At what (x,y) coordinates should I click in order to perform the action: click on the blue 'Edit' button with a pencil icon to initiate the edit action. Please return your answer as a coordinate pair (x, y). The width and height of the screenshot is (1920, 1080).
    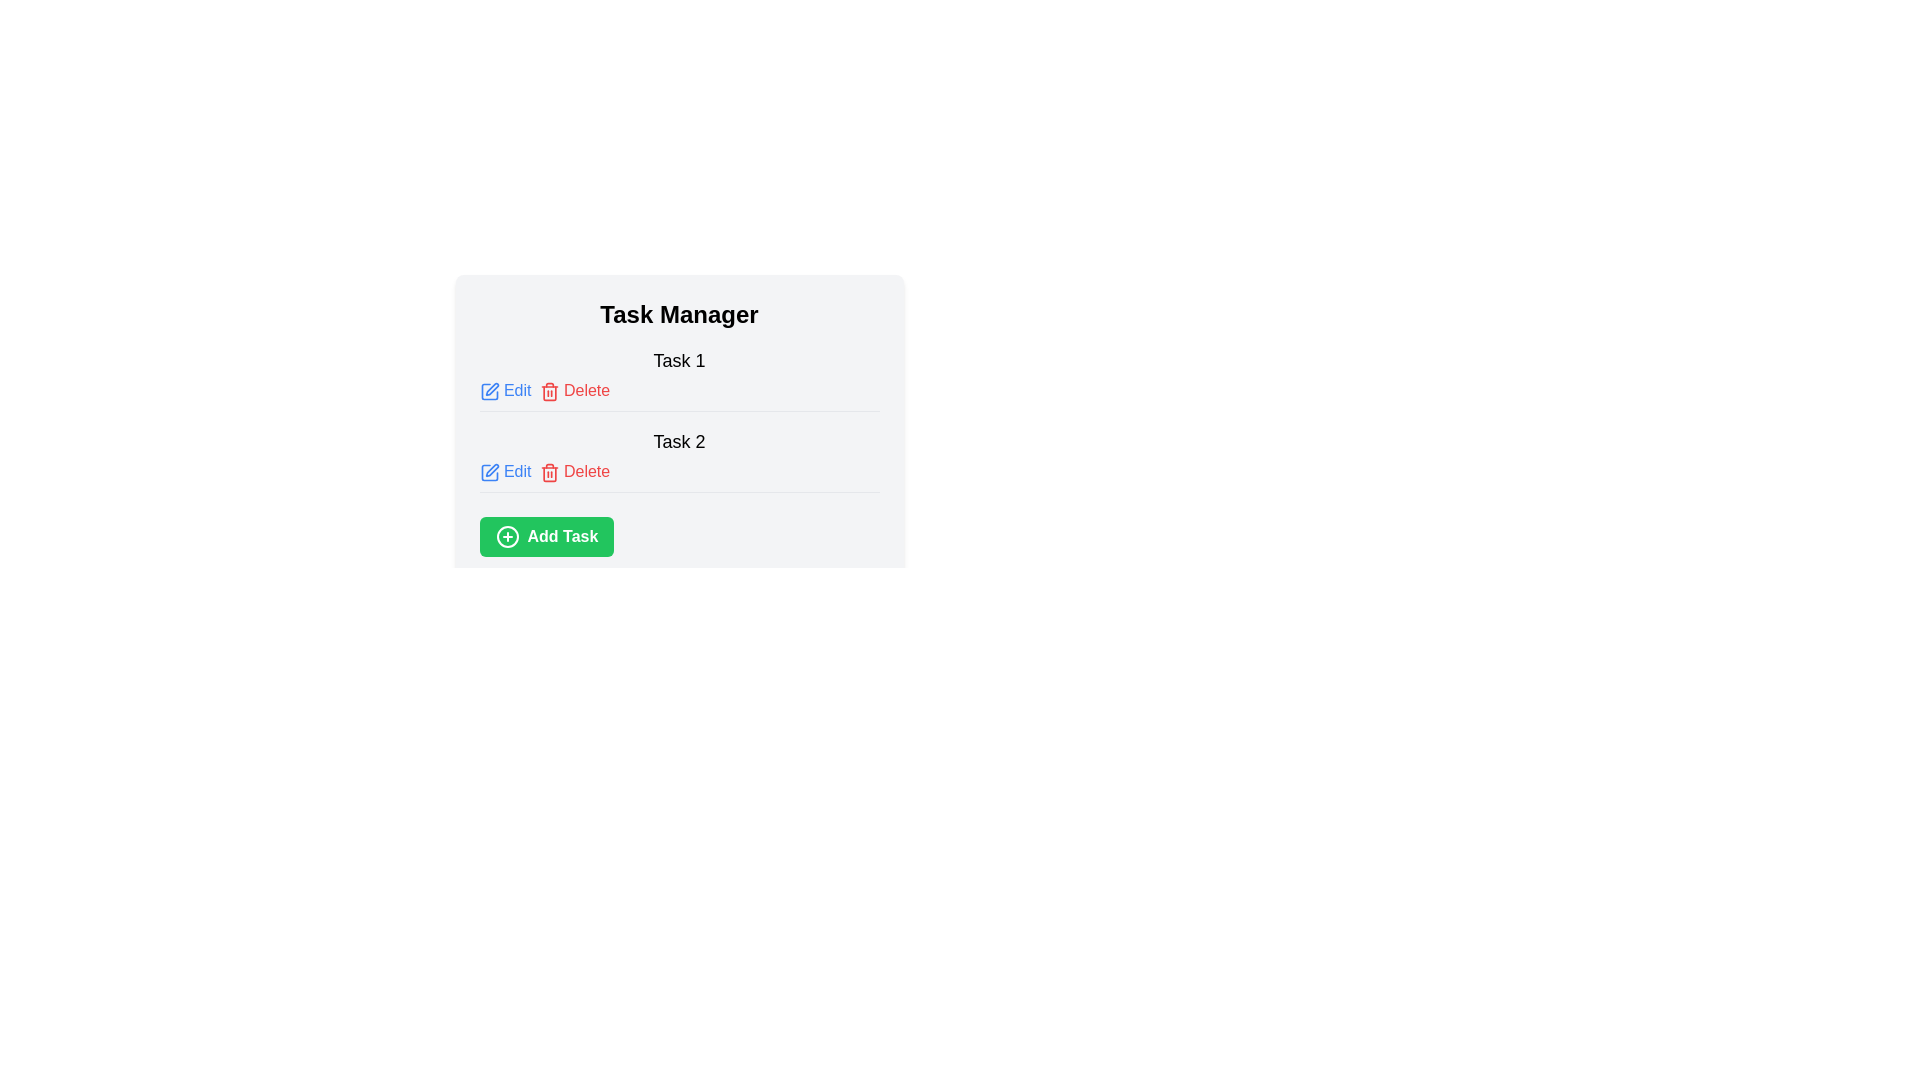
    Looking at the image, I should click on (505, 390).